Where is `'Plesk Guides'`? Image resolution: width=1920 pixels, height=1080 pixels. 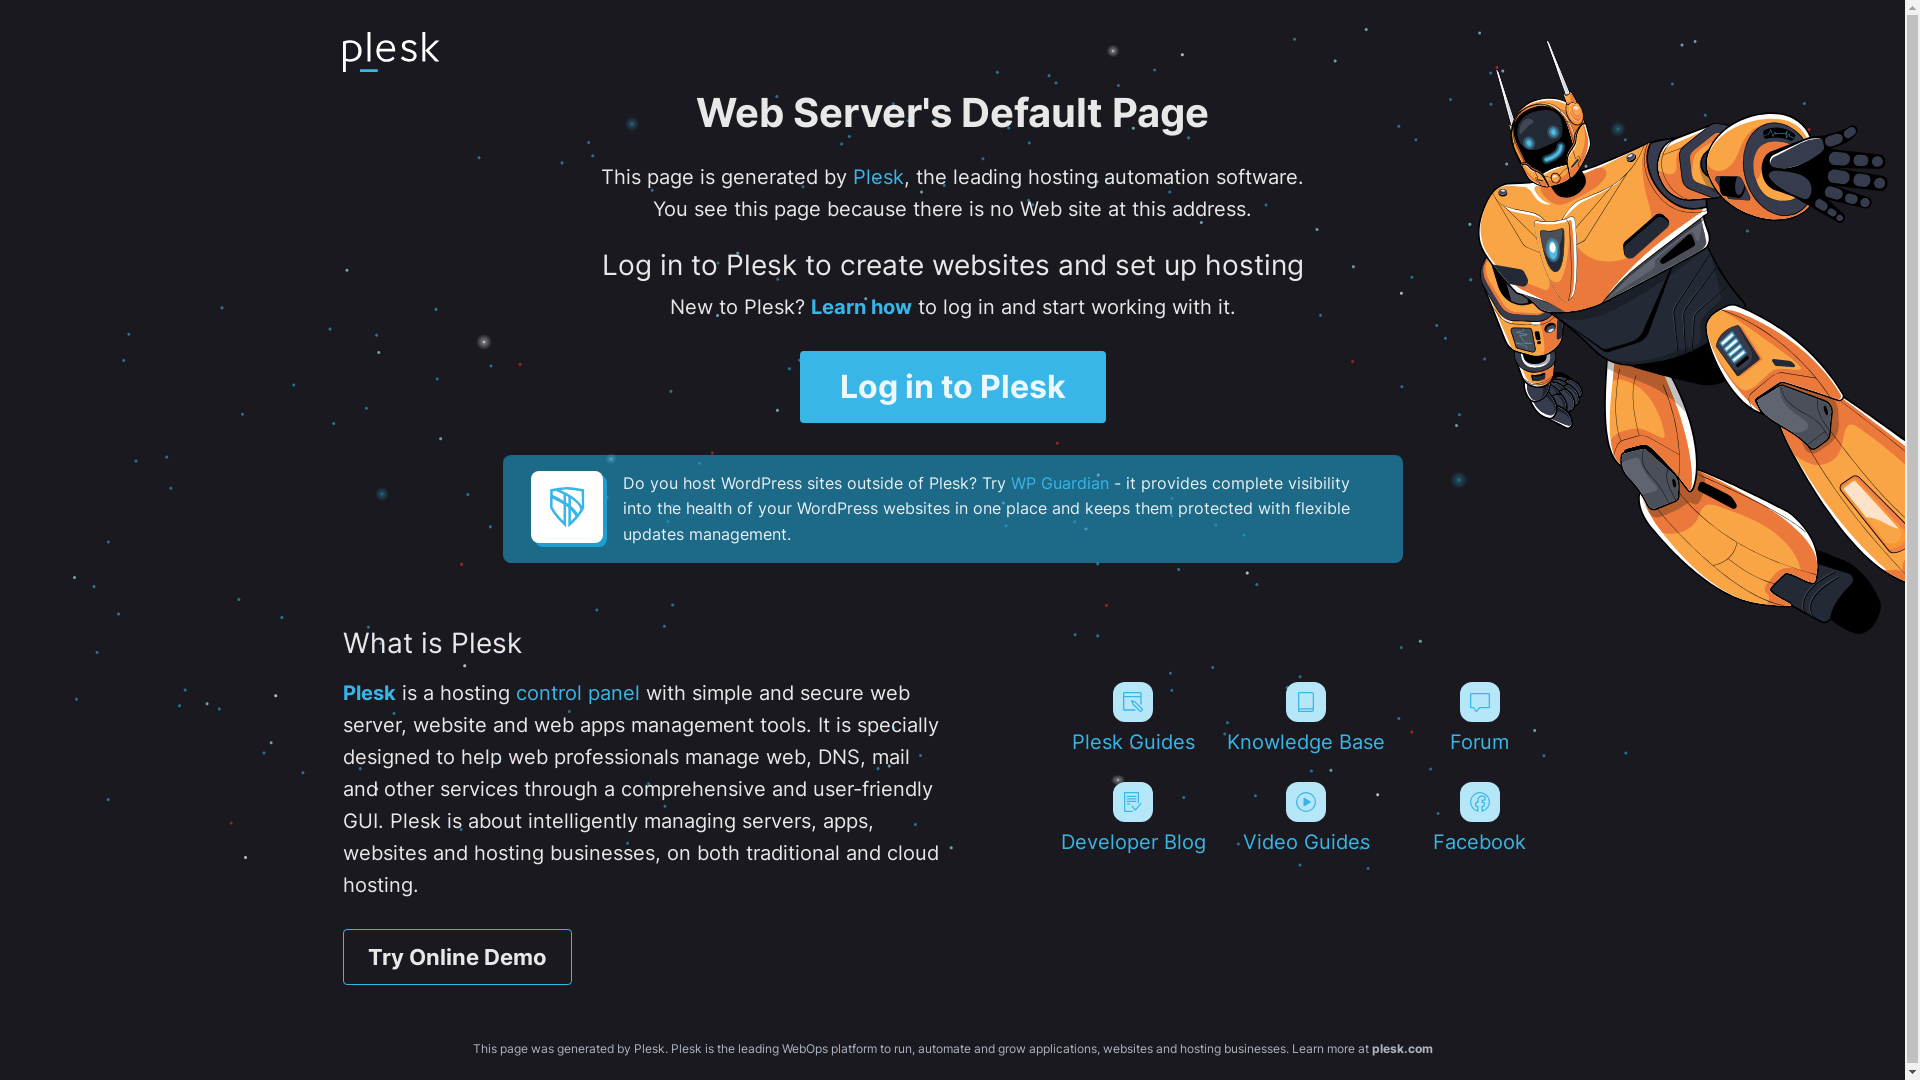 'Plesk Guides' is located at coordinates (1132, 716).